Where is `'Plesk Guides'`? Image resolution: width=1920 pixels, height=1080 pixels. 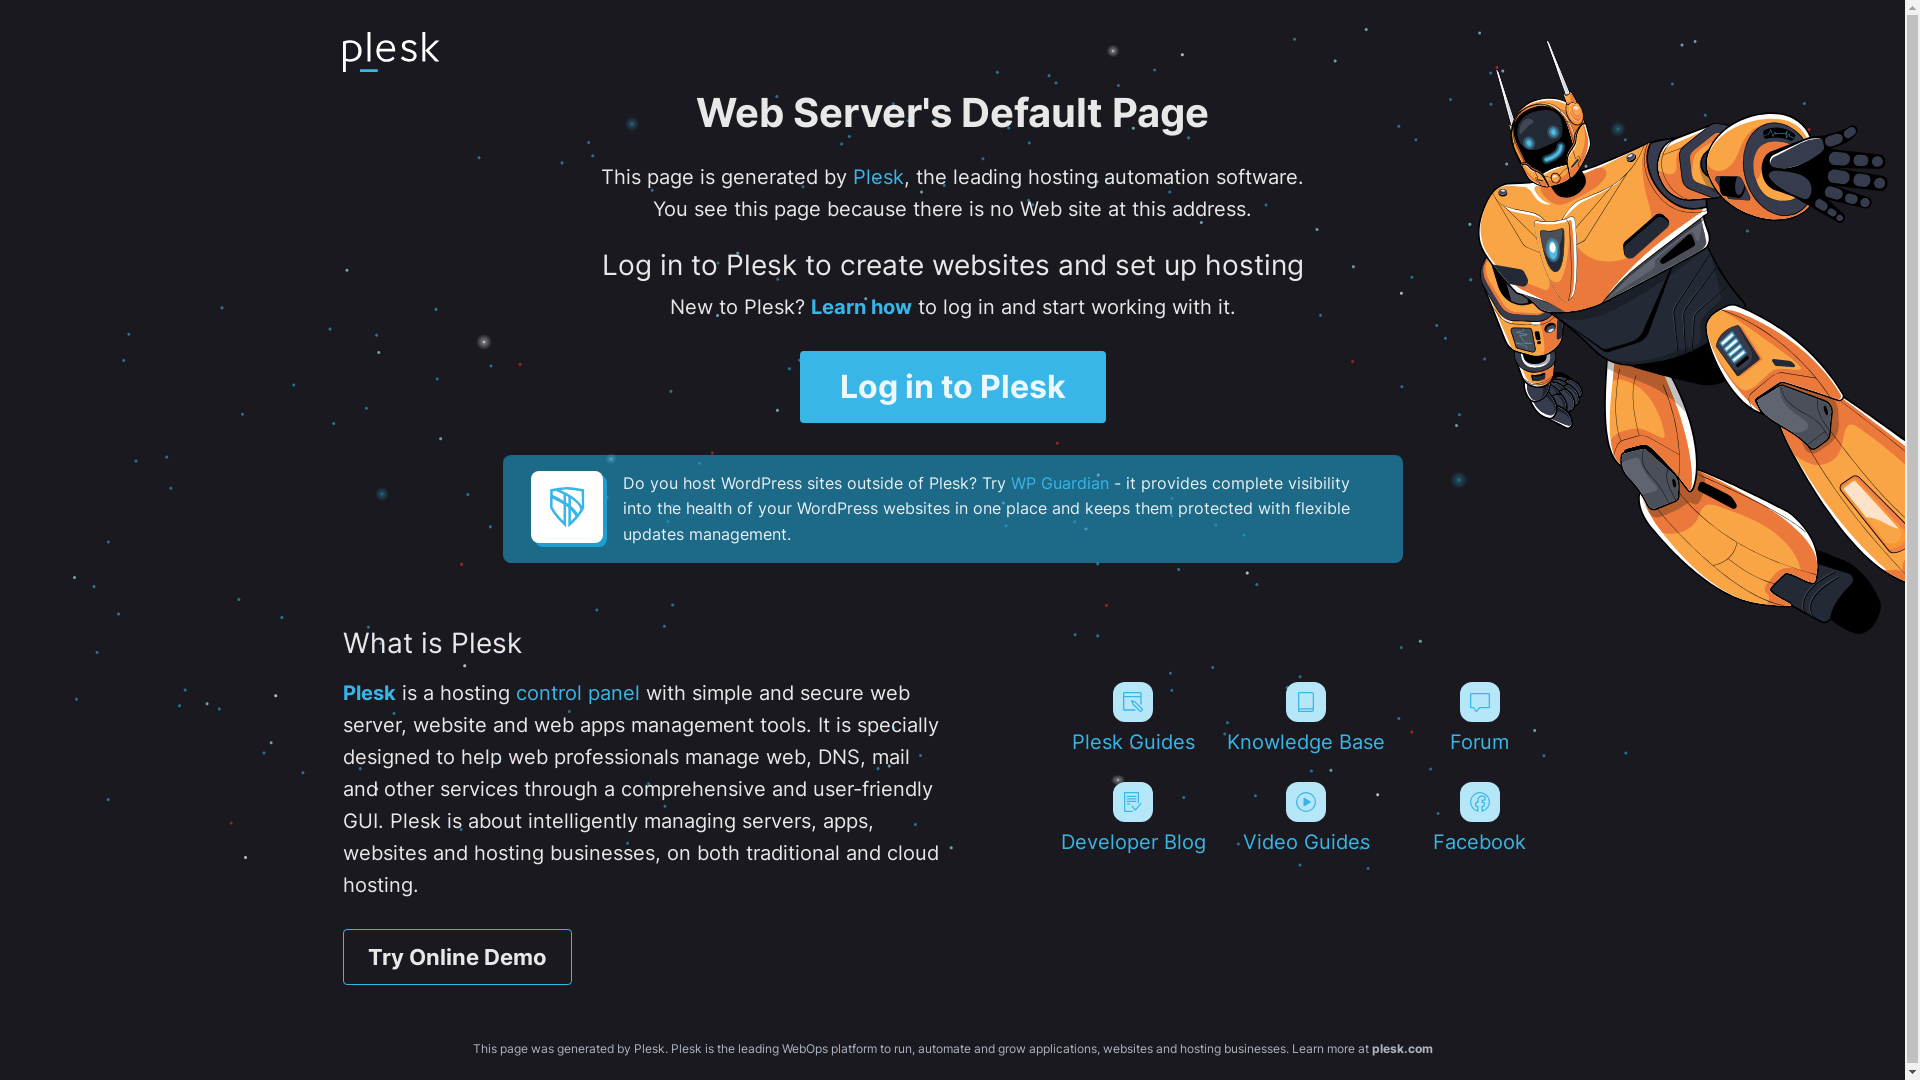 'Plesk Guides' is located at coordinates (1132, 716).